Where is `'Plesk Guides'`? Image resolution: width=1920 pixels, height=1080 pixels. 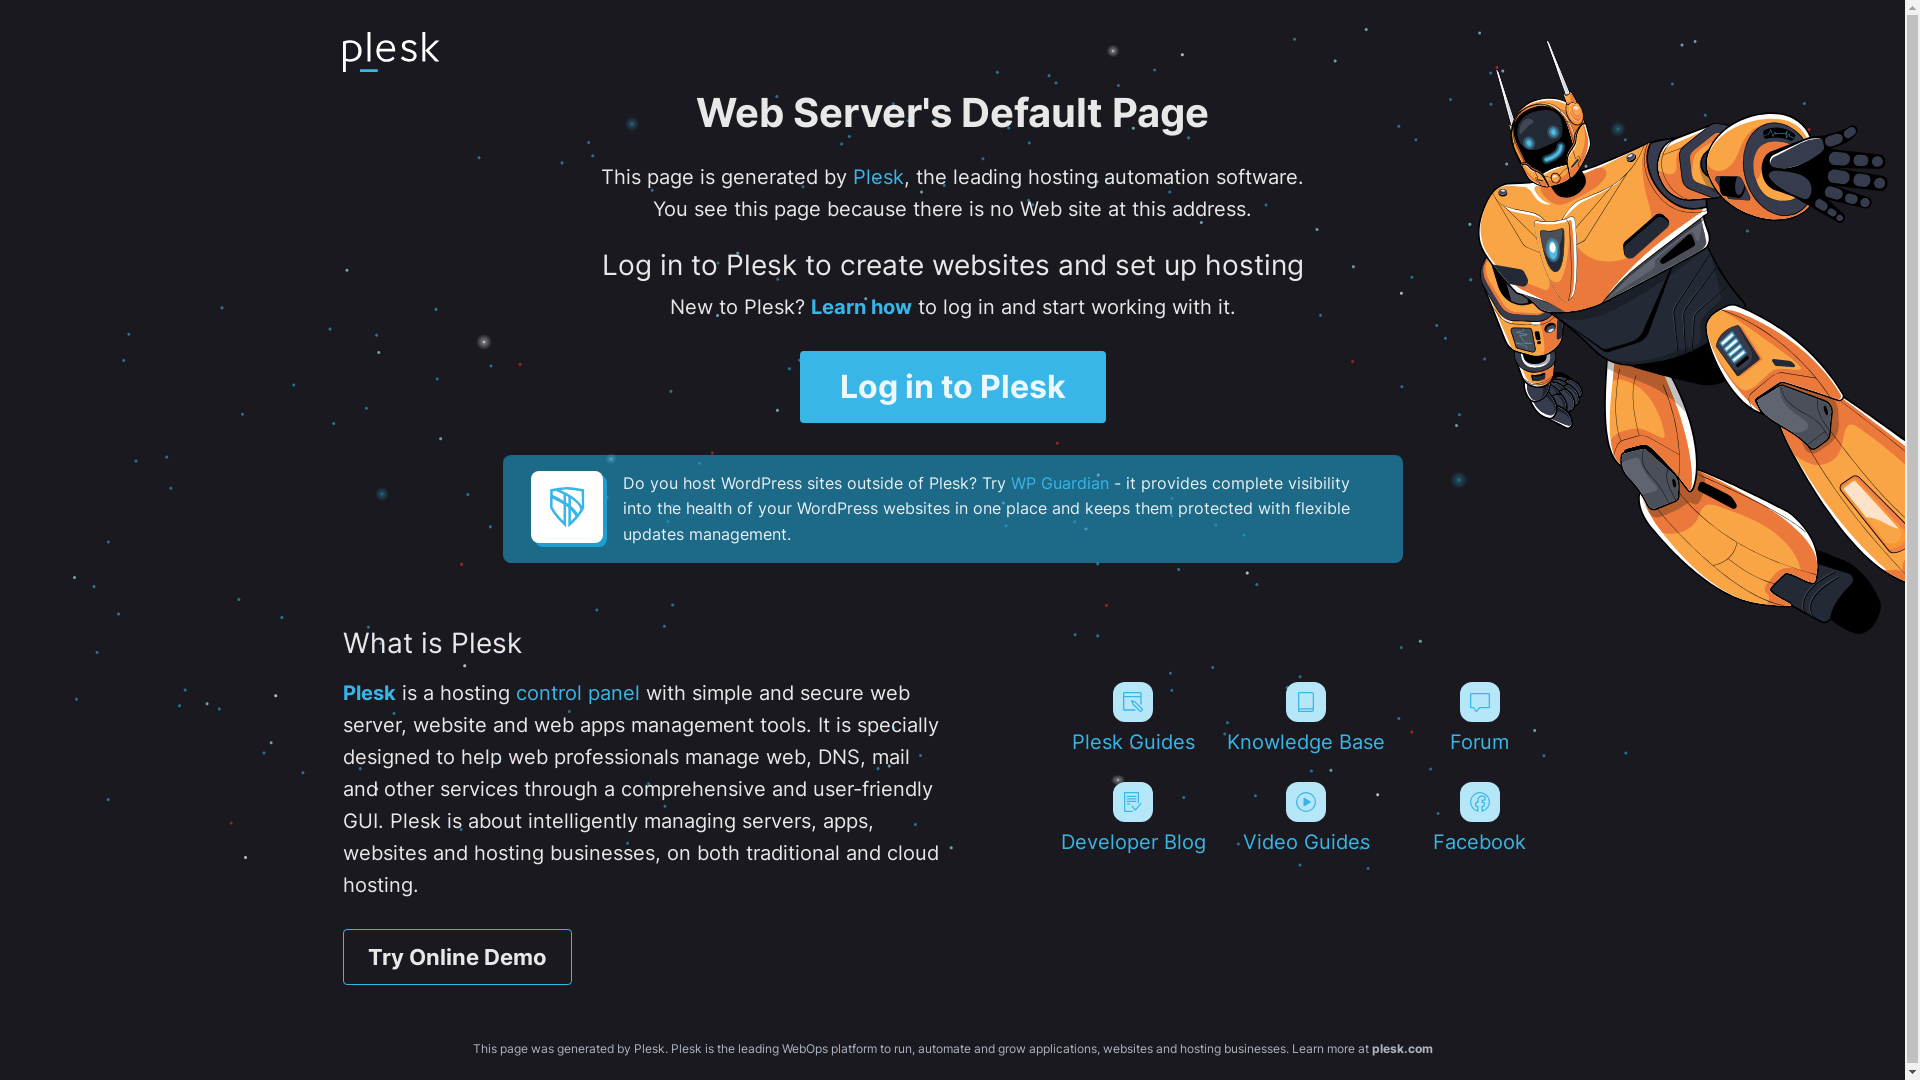 'Plesk Guides' is located at coordinates (1132, 716).